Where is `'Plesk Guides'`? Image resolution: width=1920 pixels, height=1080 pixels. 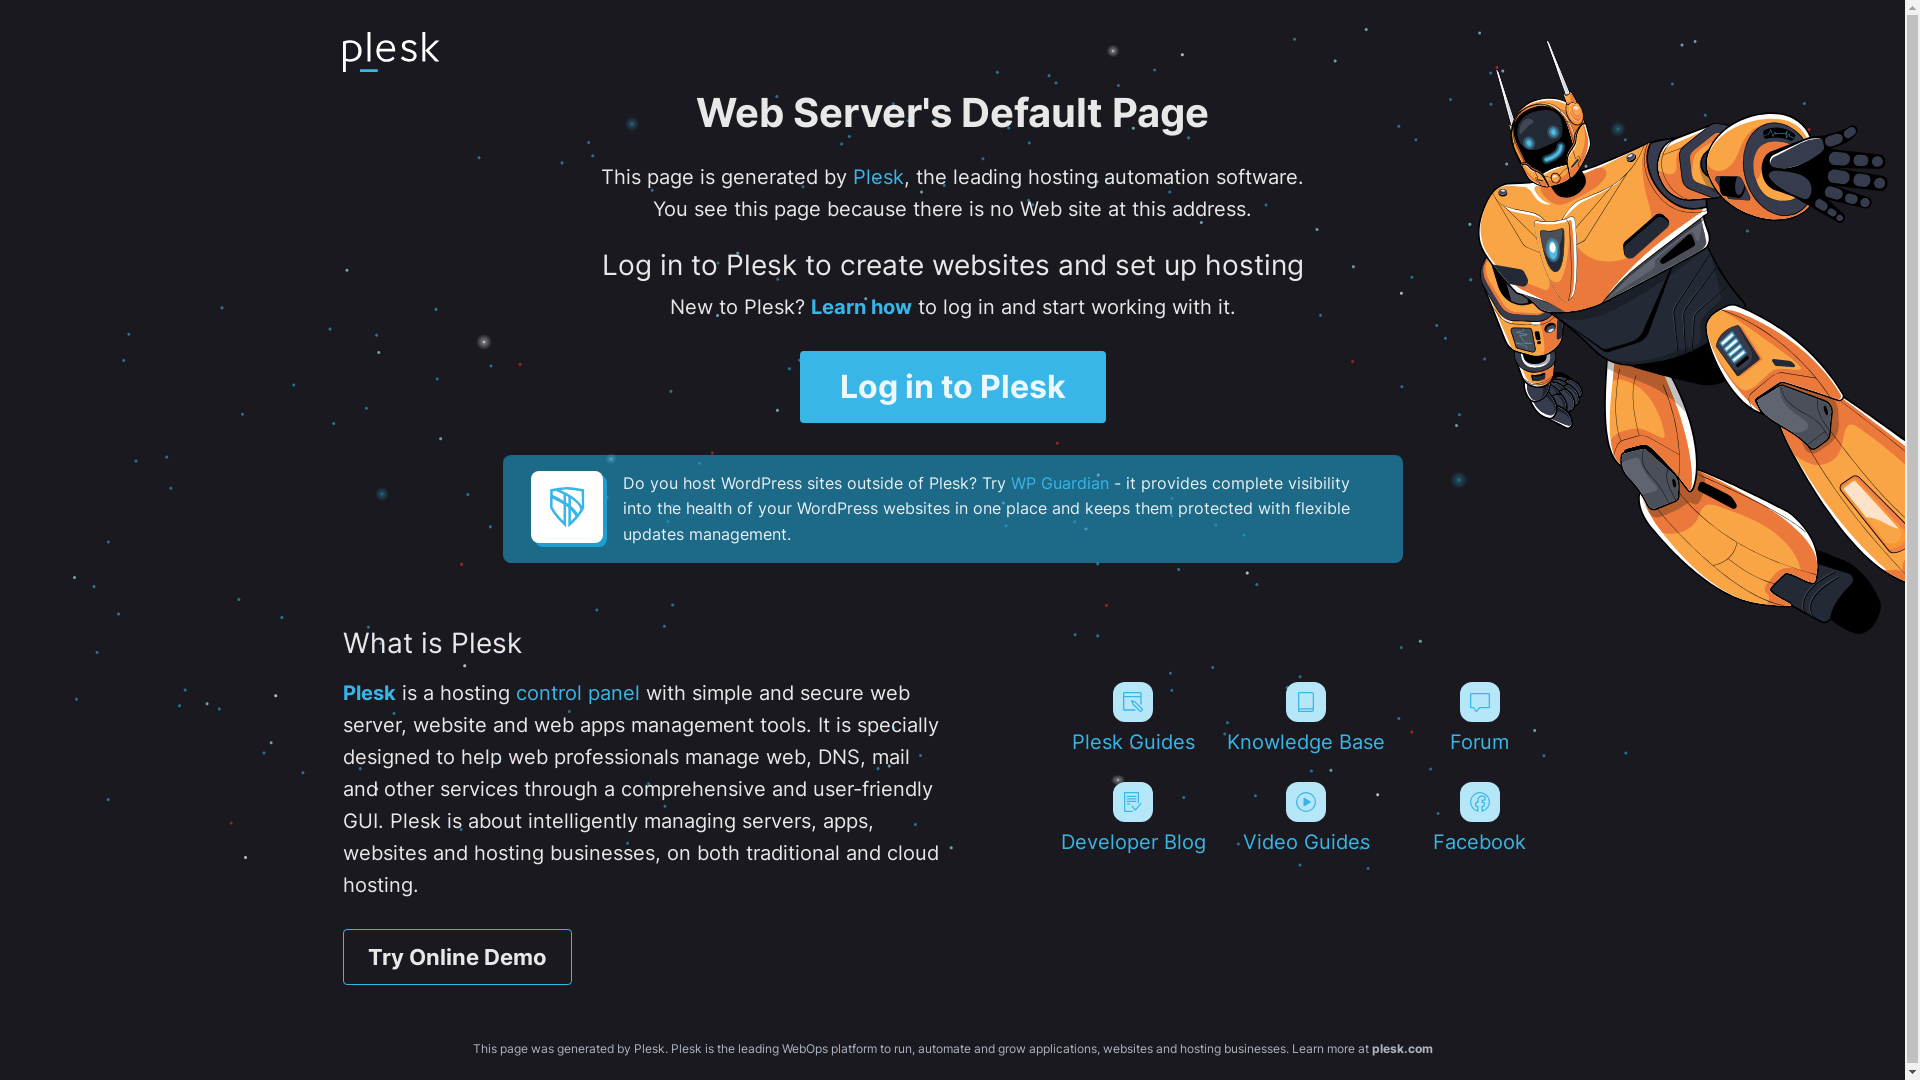 'Plesk Guides' is located at coordinates (1132, 716).